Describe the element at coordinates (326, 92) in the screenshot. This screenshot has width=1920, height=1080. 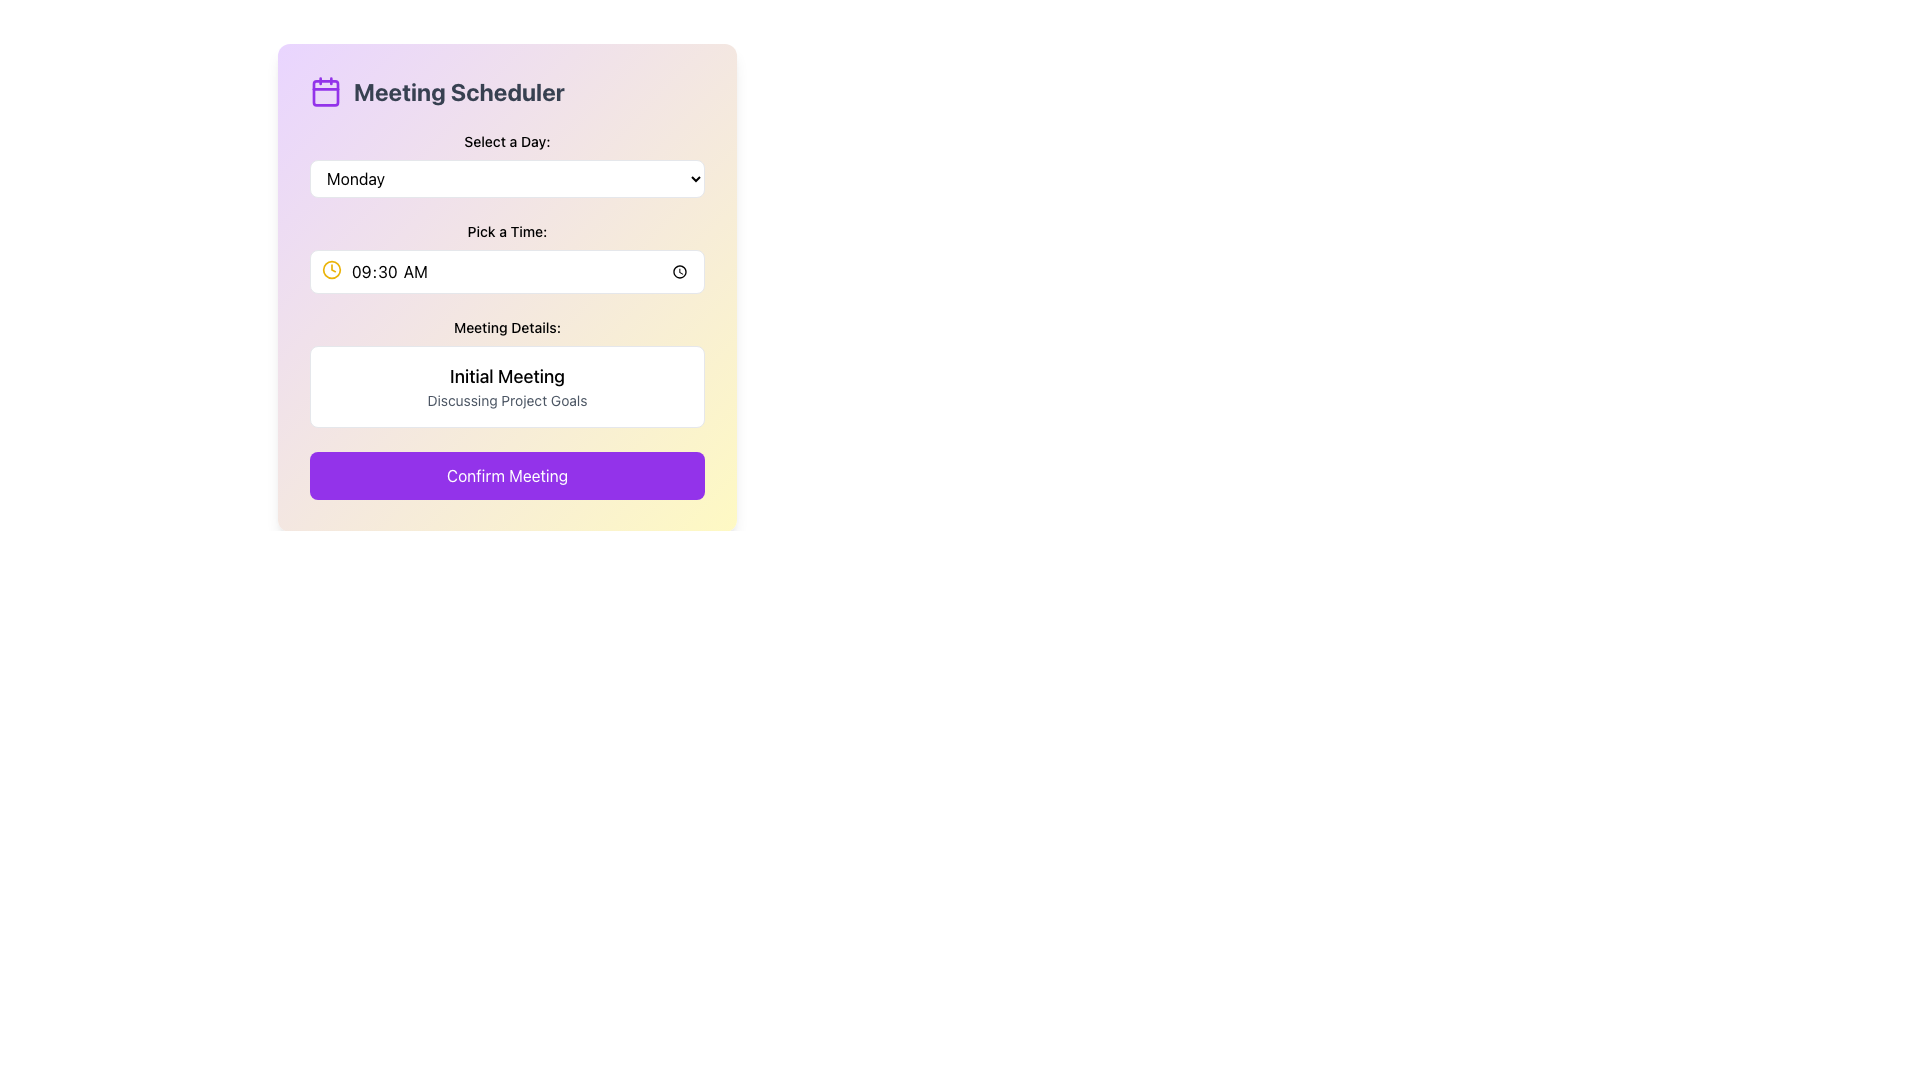
I see `the decorative rectangle part of the calendar icon located at the top-left of the interface, which represents a specific day or date` at that location.